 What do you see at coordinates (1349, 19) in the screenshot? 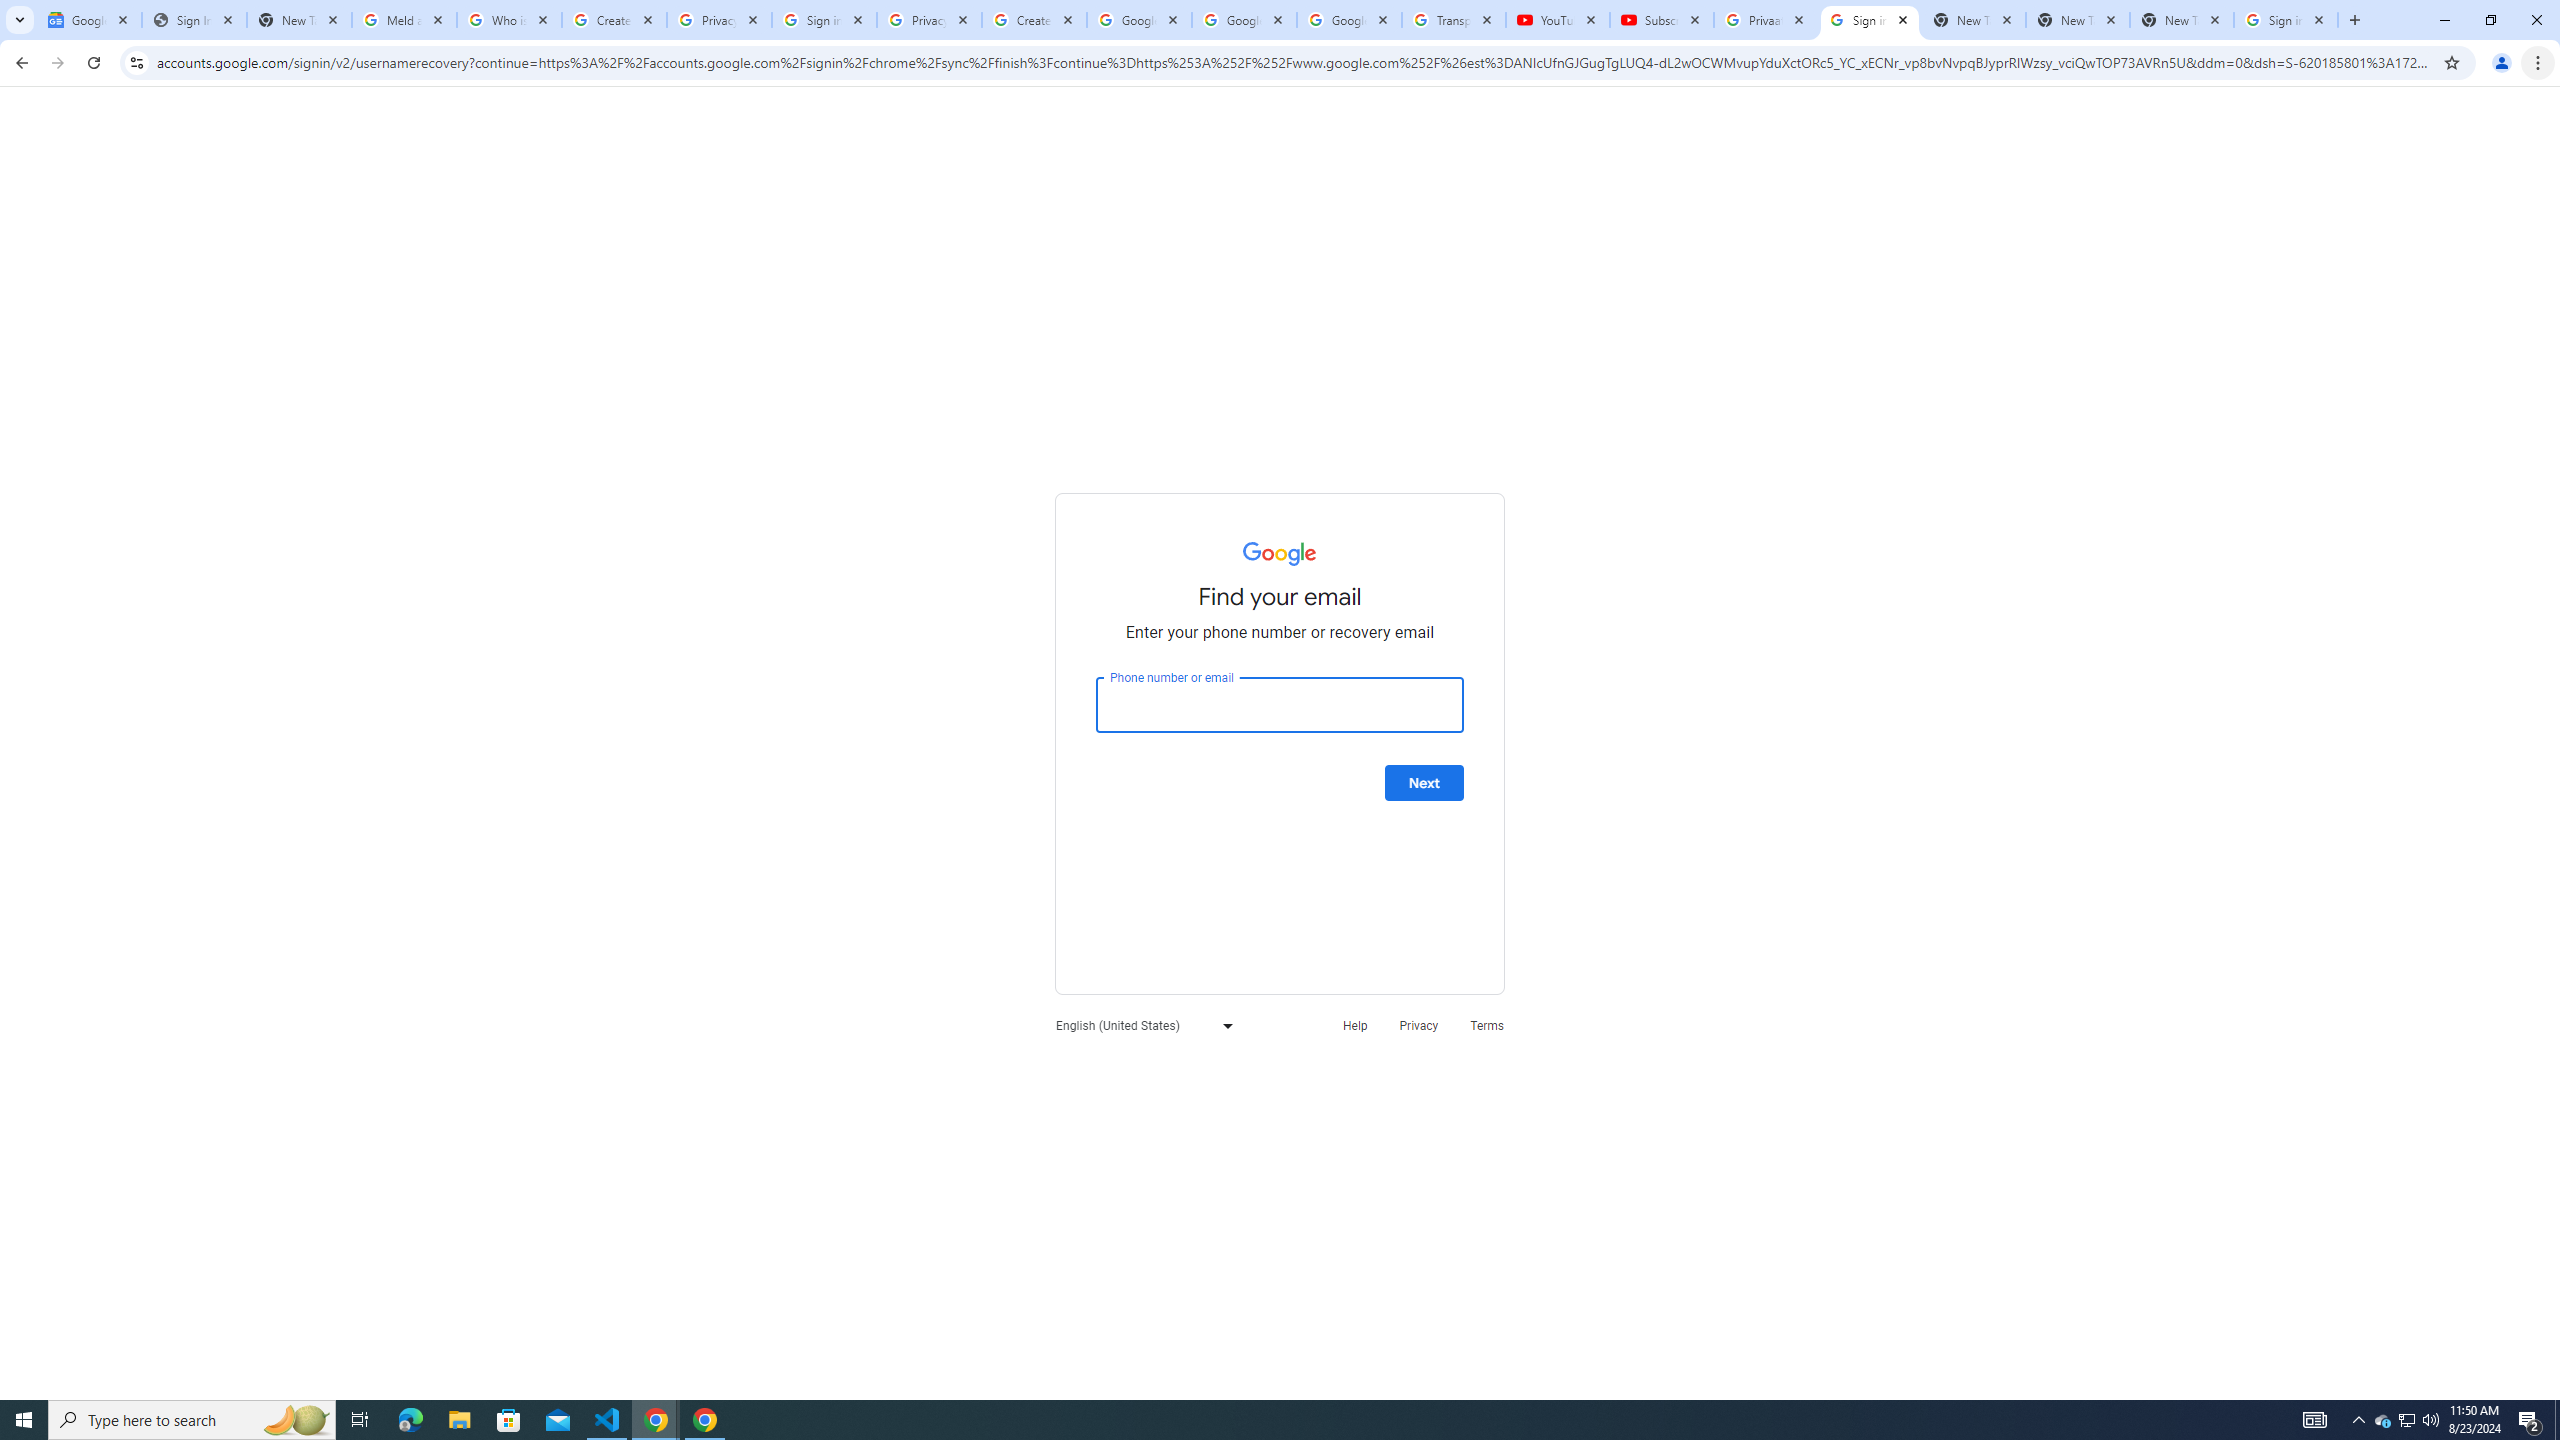
I see `'Google Account'` at bounding box center [1349, 19].